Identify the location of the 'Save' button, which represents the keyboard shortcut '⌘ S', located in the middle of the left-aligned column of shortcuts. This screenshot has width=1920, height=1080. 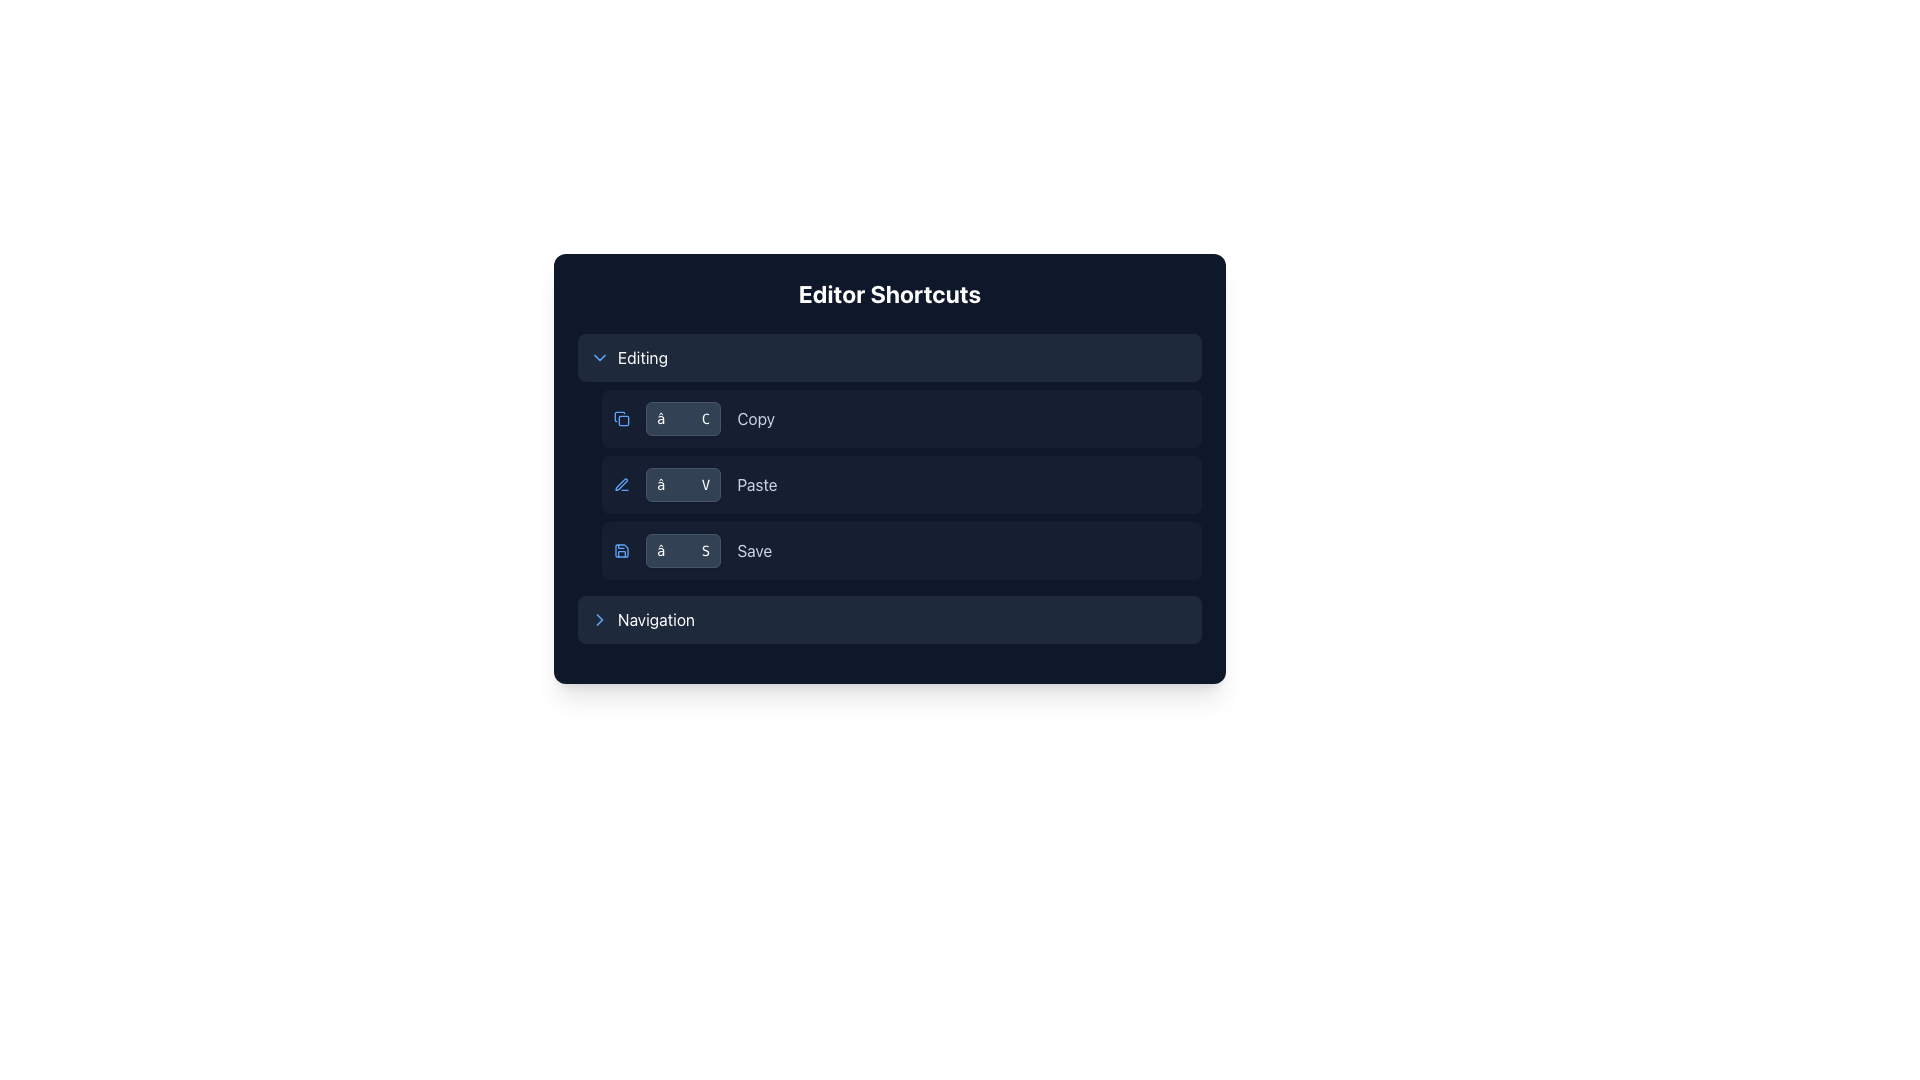
(683, 551).